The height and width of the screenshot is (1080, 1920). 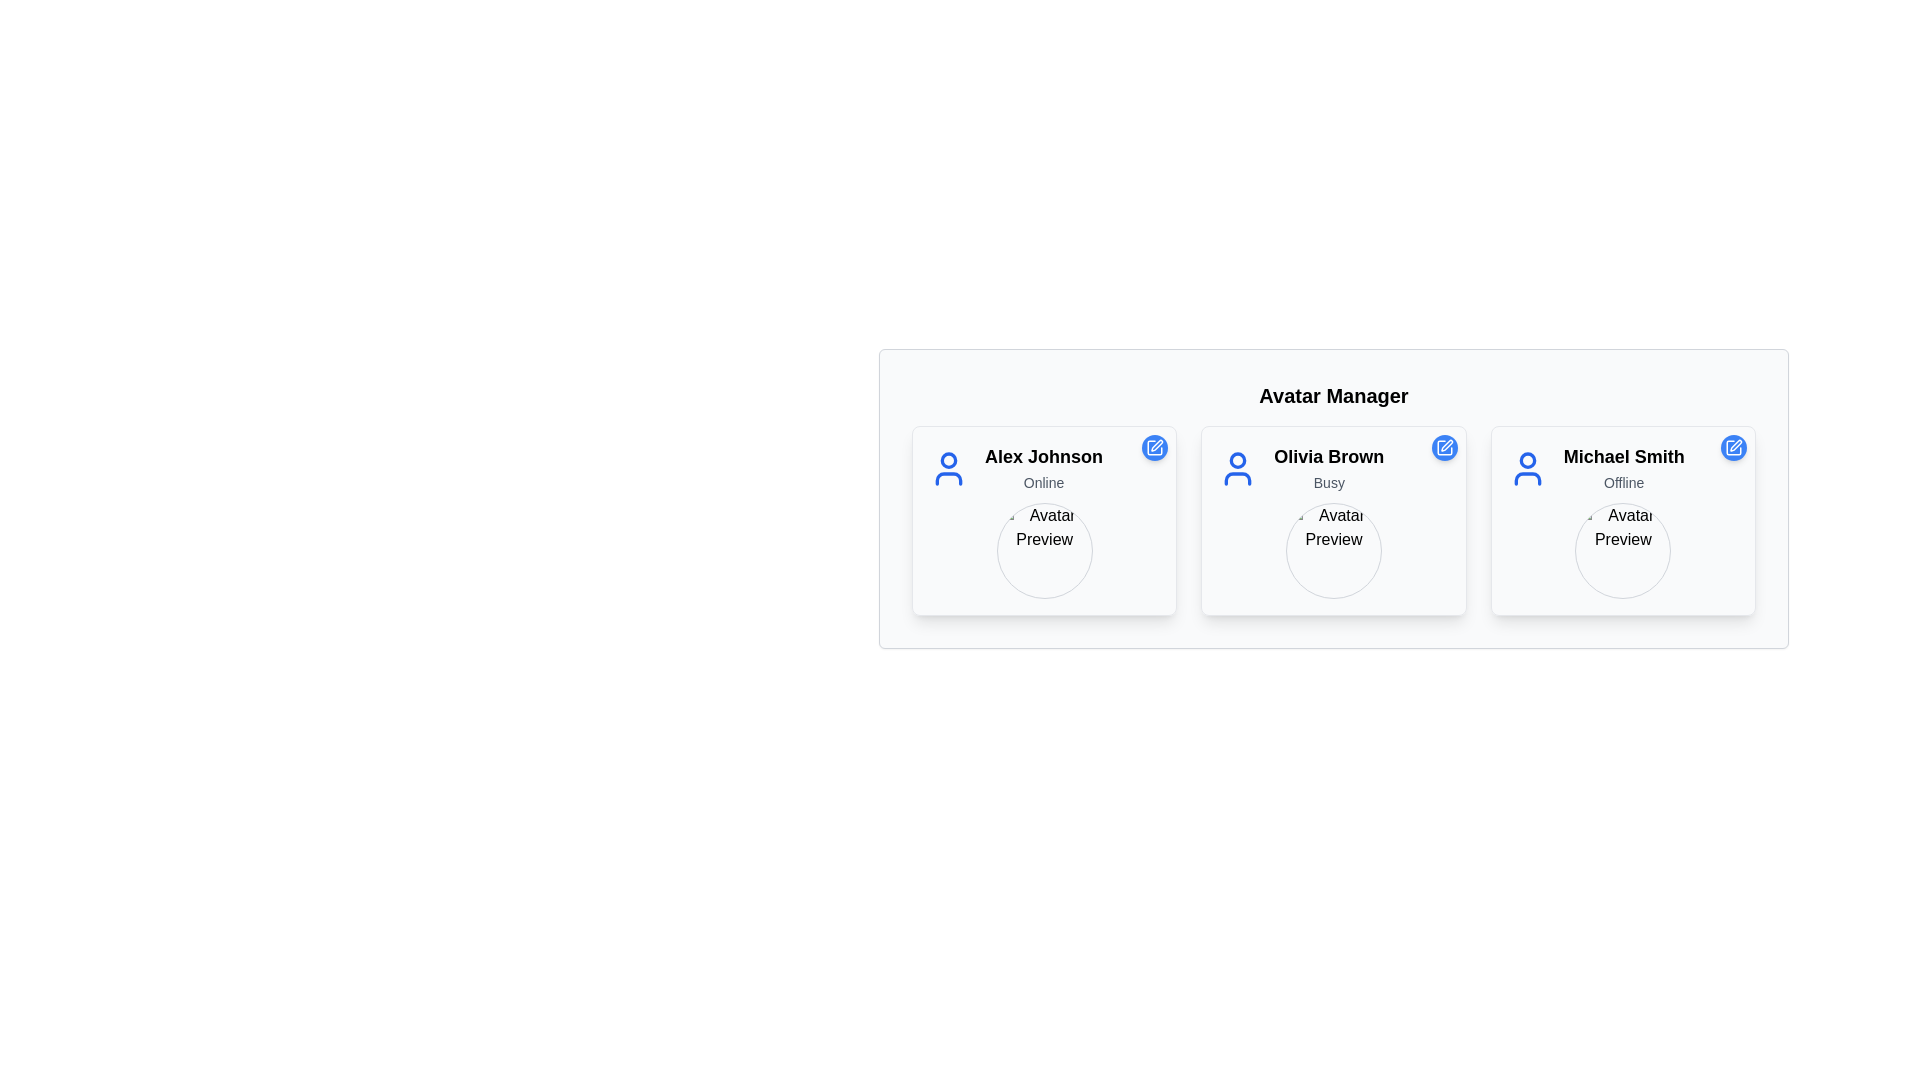 What do you see at coordinates (1329, 482) in the screenshot?
I see `the static text label indicating the status of user 'Olivia Brown', located below their name in the center panel of the 'Avatar Manager' group` at bounding box center [1329, 482].